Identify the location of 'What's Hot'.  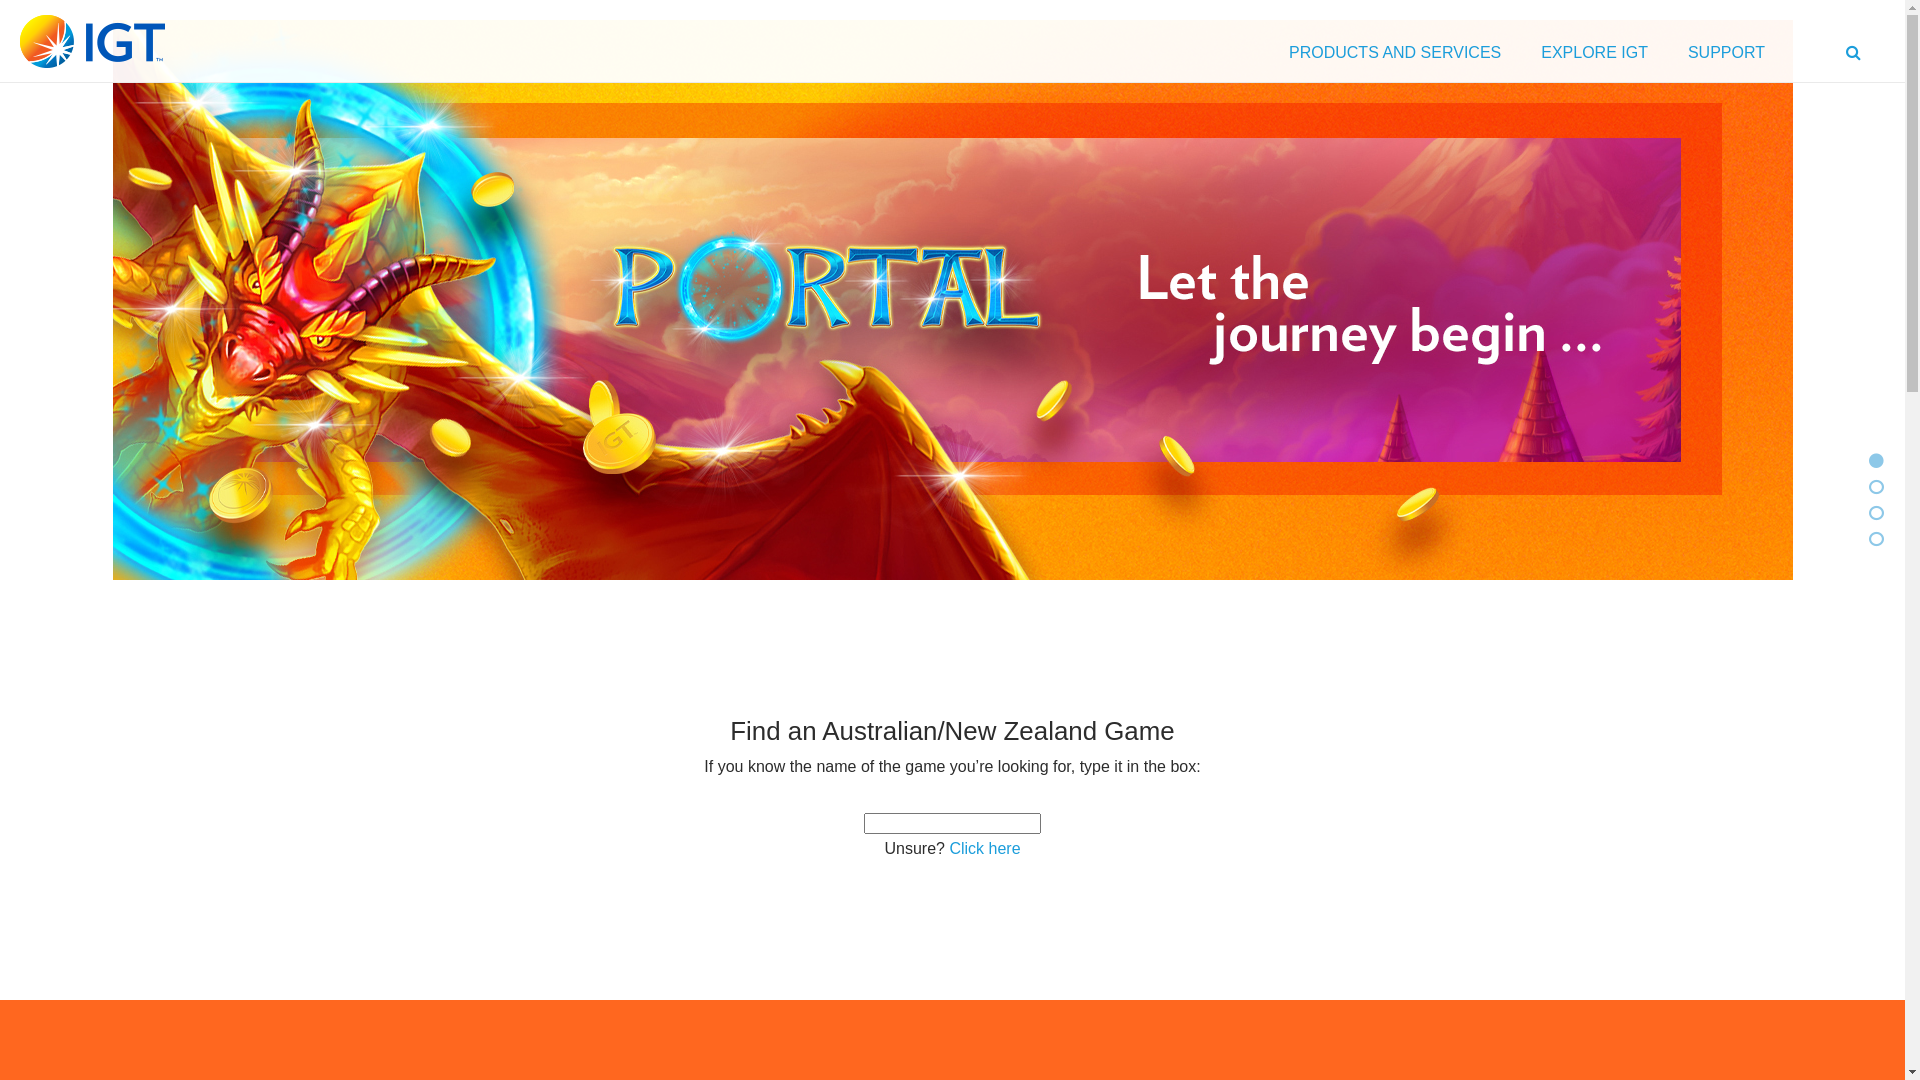
(1875, 461).